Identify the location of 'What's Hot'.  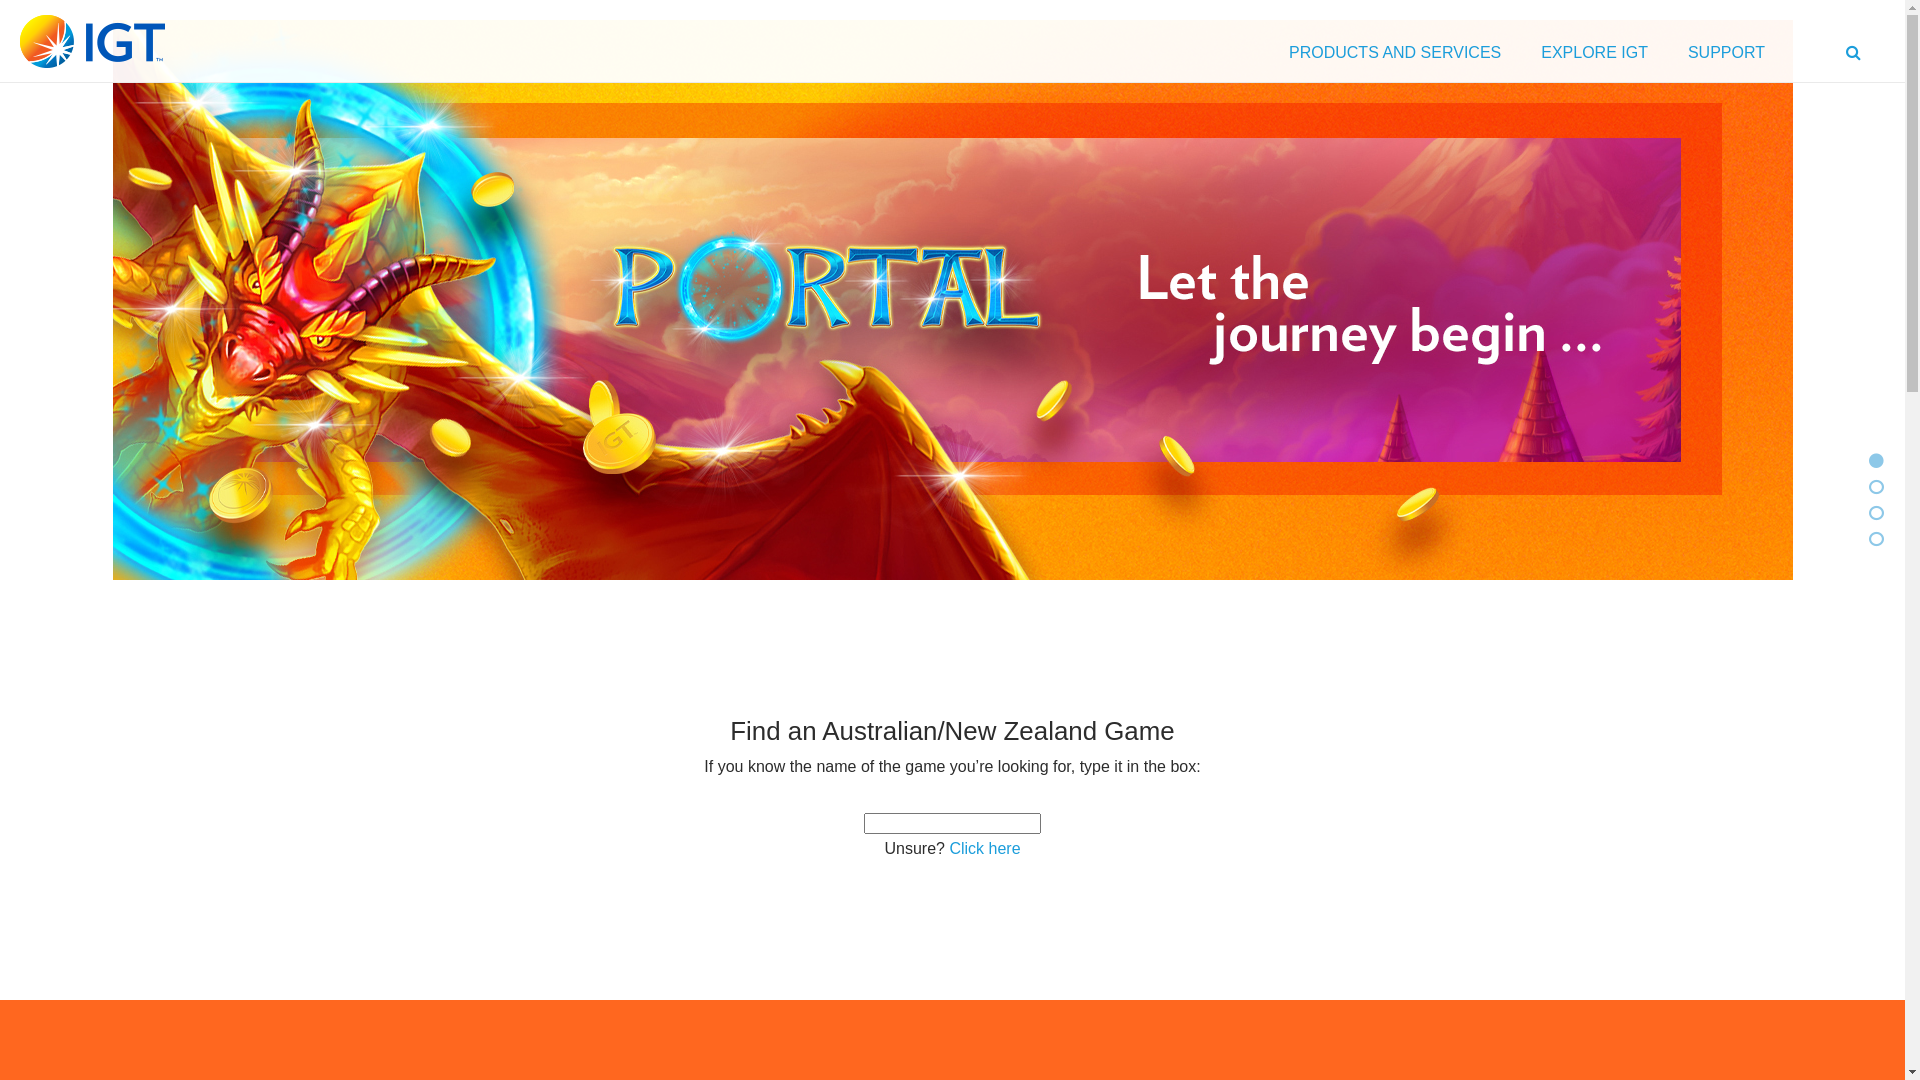
(1875, 461).